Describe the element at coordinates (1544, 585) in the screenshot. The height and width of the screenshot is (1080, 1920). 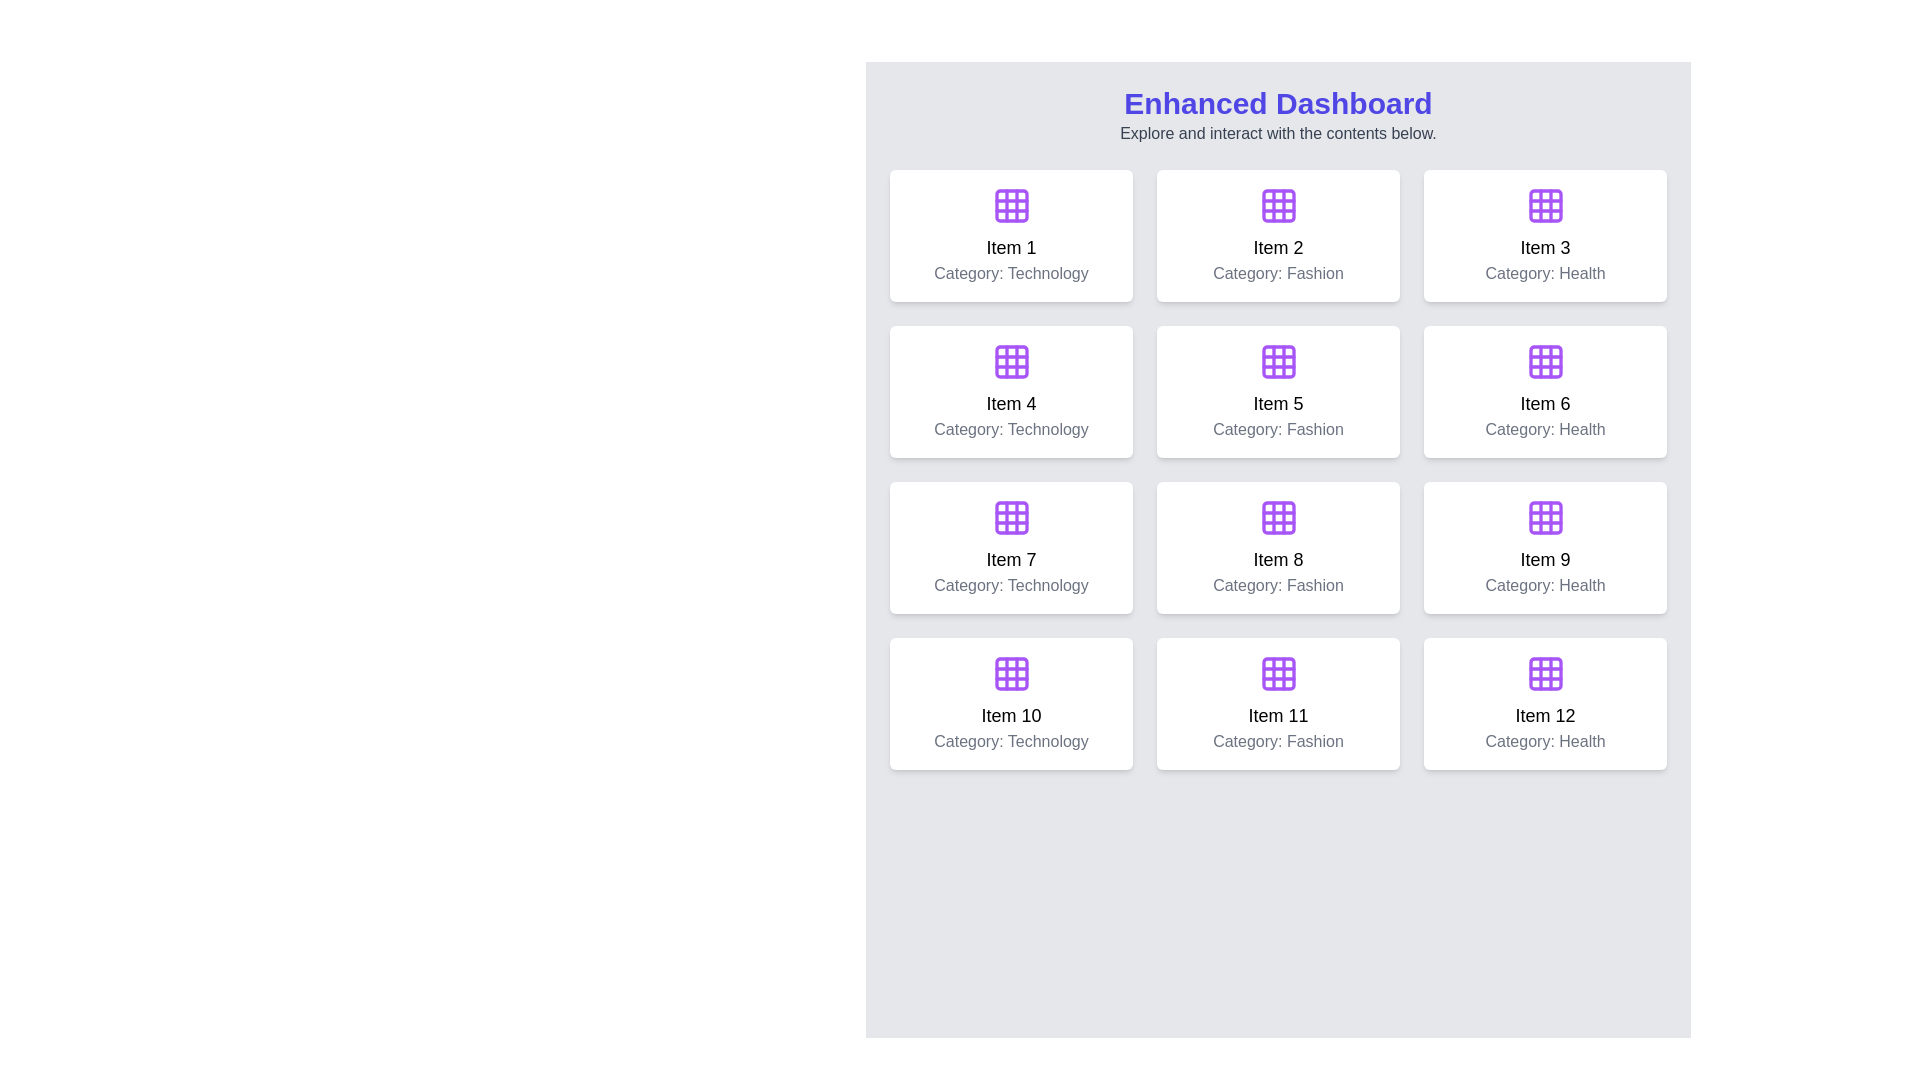
I see `the text label that displays 'Category: Health', which is styled in gray and located in the ninth item card below the title 'Item 9'` at that location.